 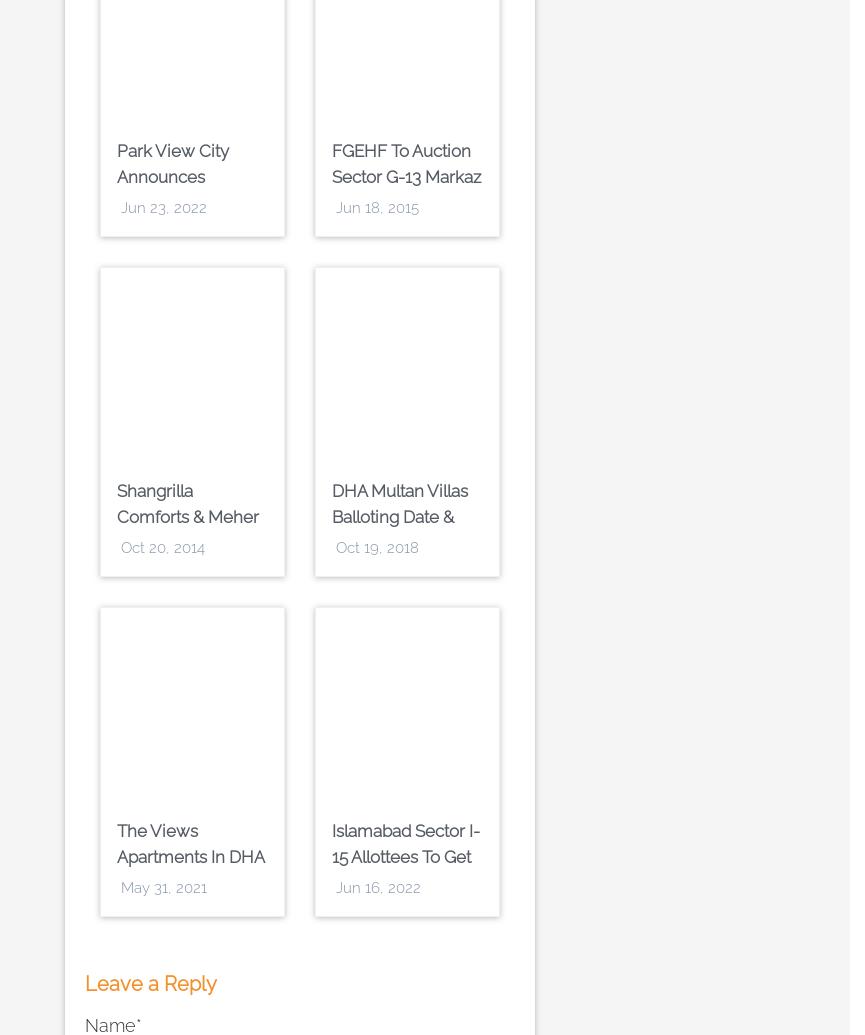 I want to click on 'May 31, 2021', so click(x=163, y=887).